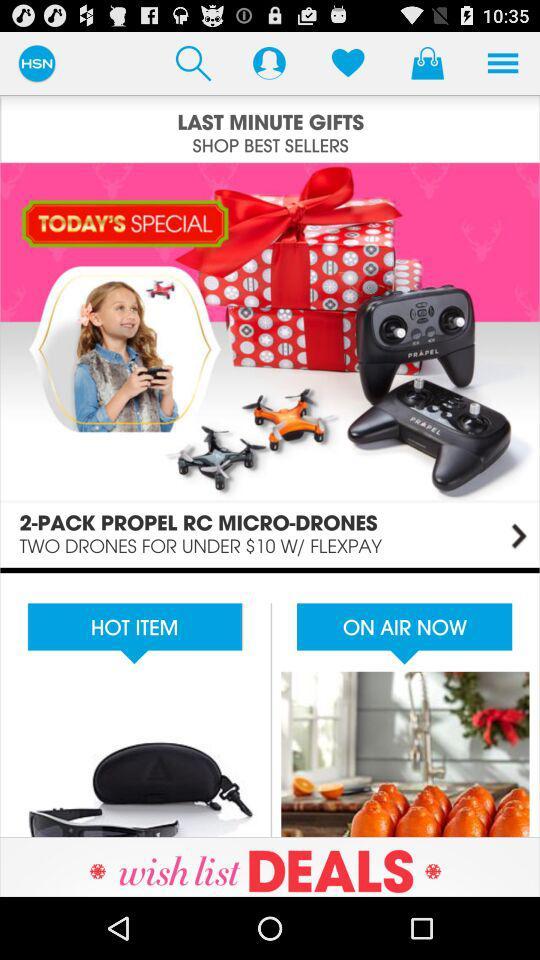  What do you see at coordinates (270, 866) in the screenshot?
I see `deals` at bounding box center [270, 866].